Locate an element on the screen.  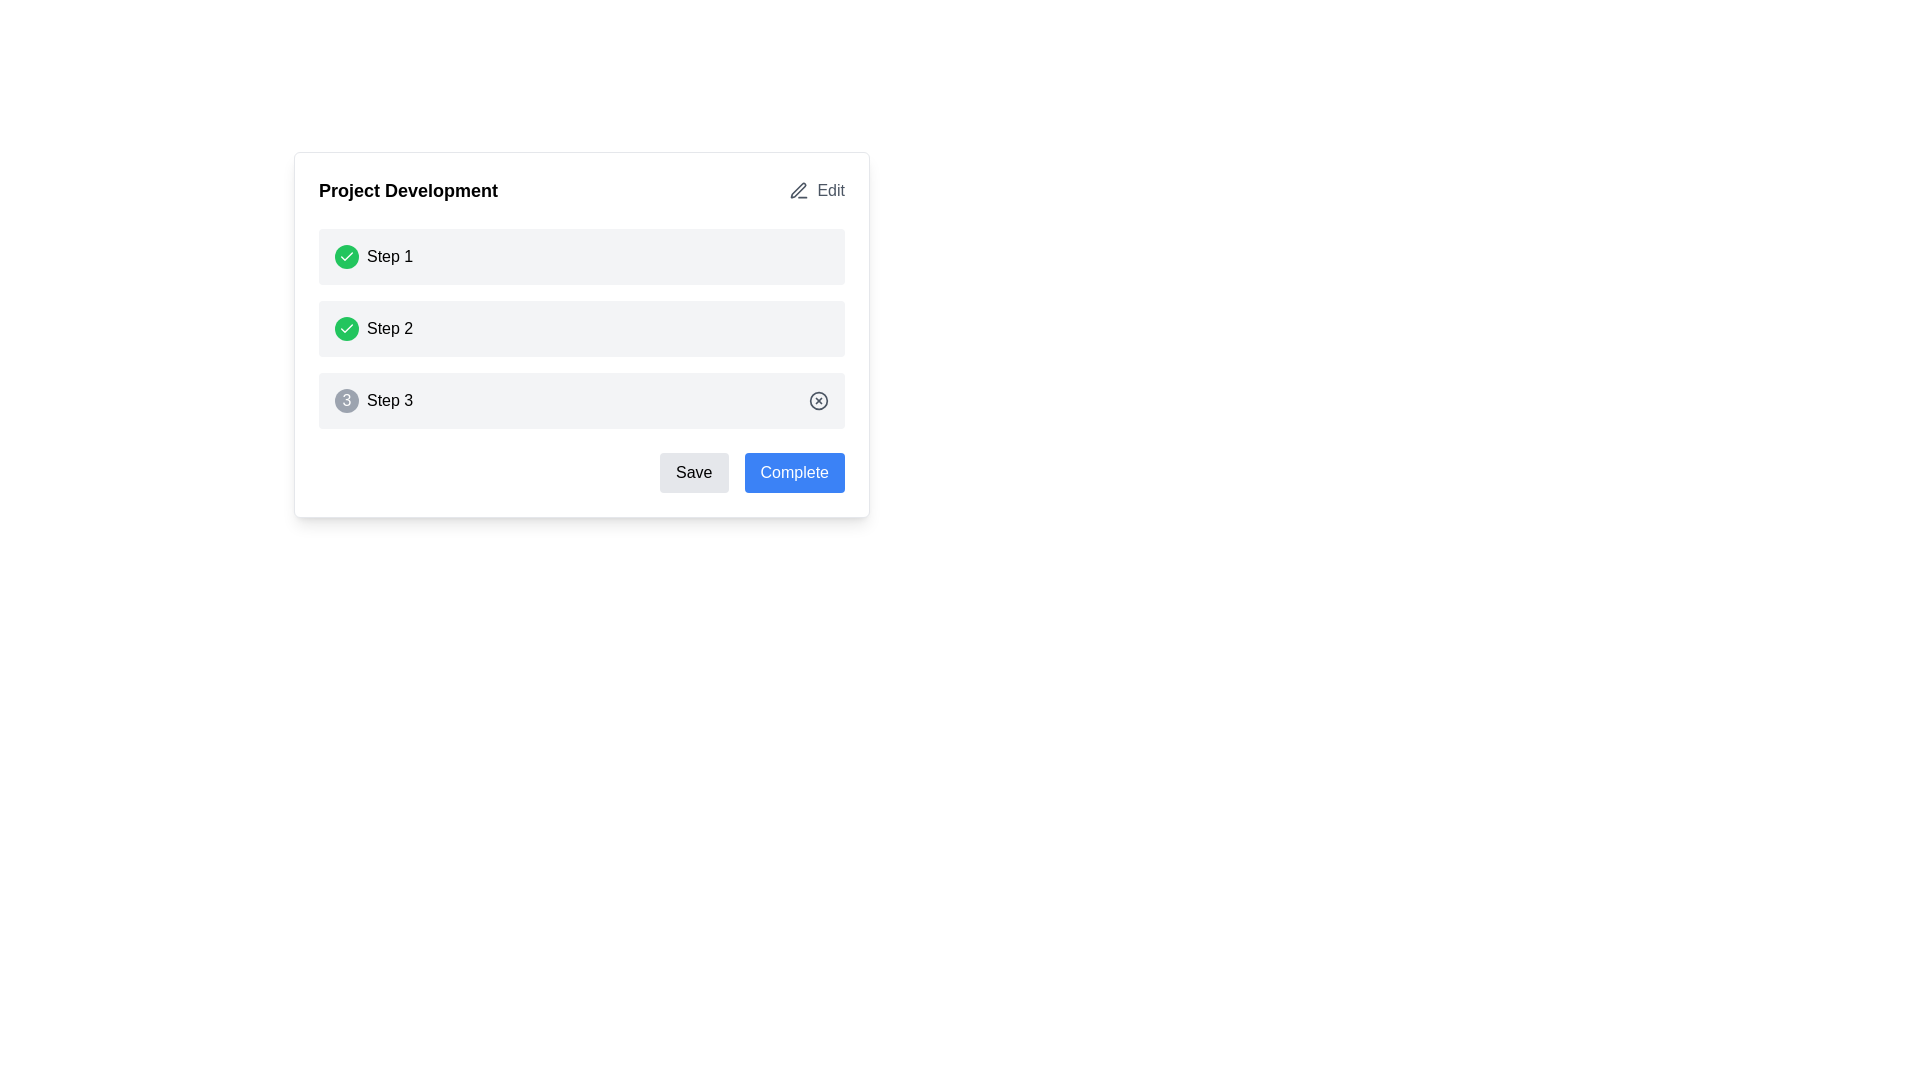
the Step 3 icon in the progress tracker, which indicates the current step in the multi-step process is located at coordinates (346, 401).